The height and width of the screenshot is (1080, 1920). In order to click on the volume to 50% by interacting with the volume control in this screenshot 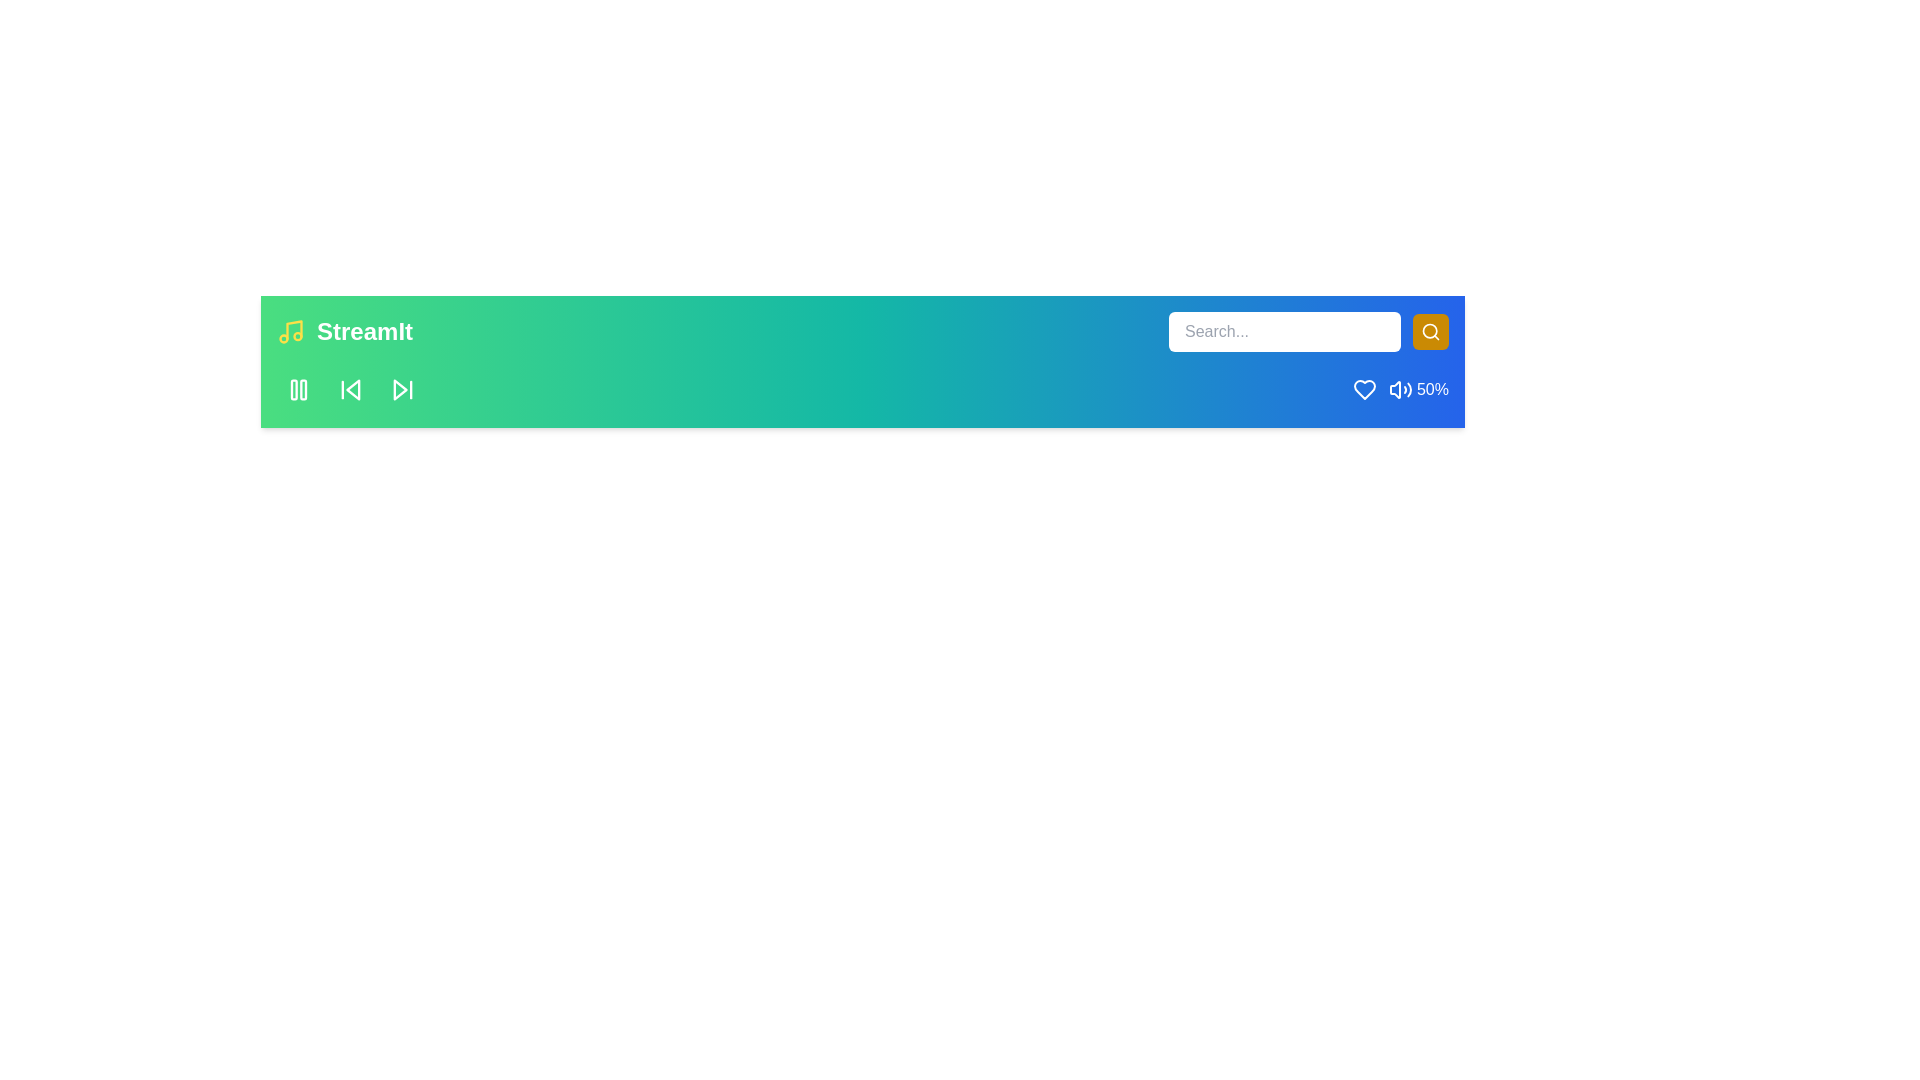, I will do `click(1399, 389)`.